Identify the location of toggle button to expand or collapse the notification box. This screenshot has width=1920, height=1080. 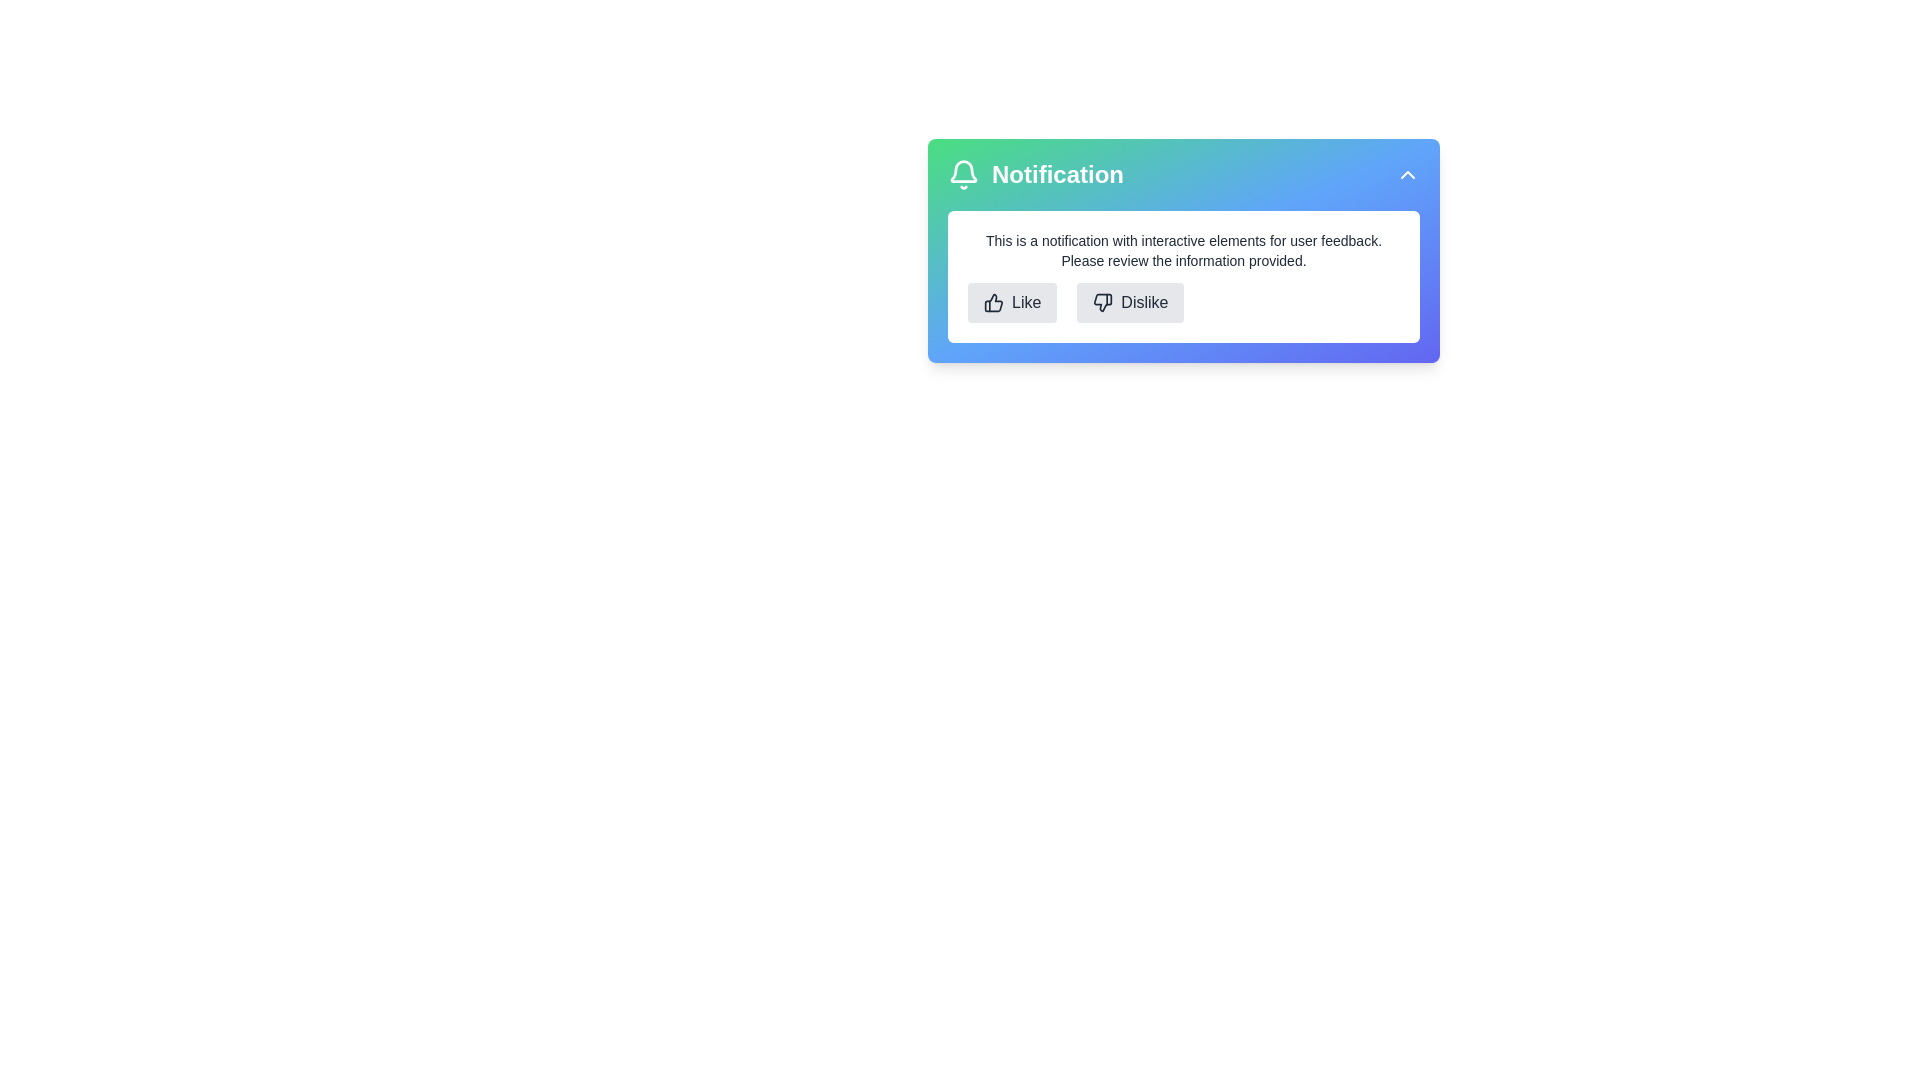
(1406, 173).